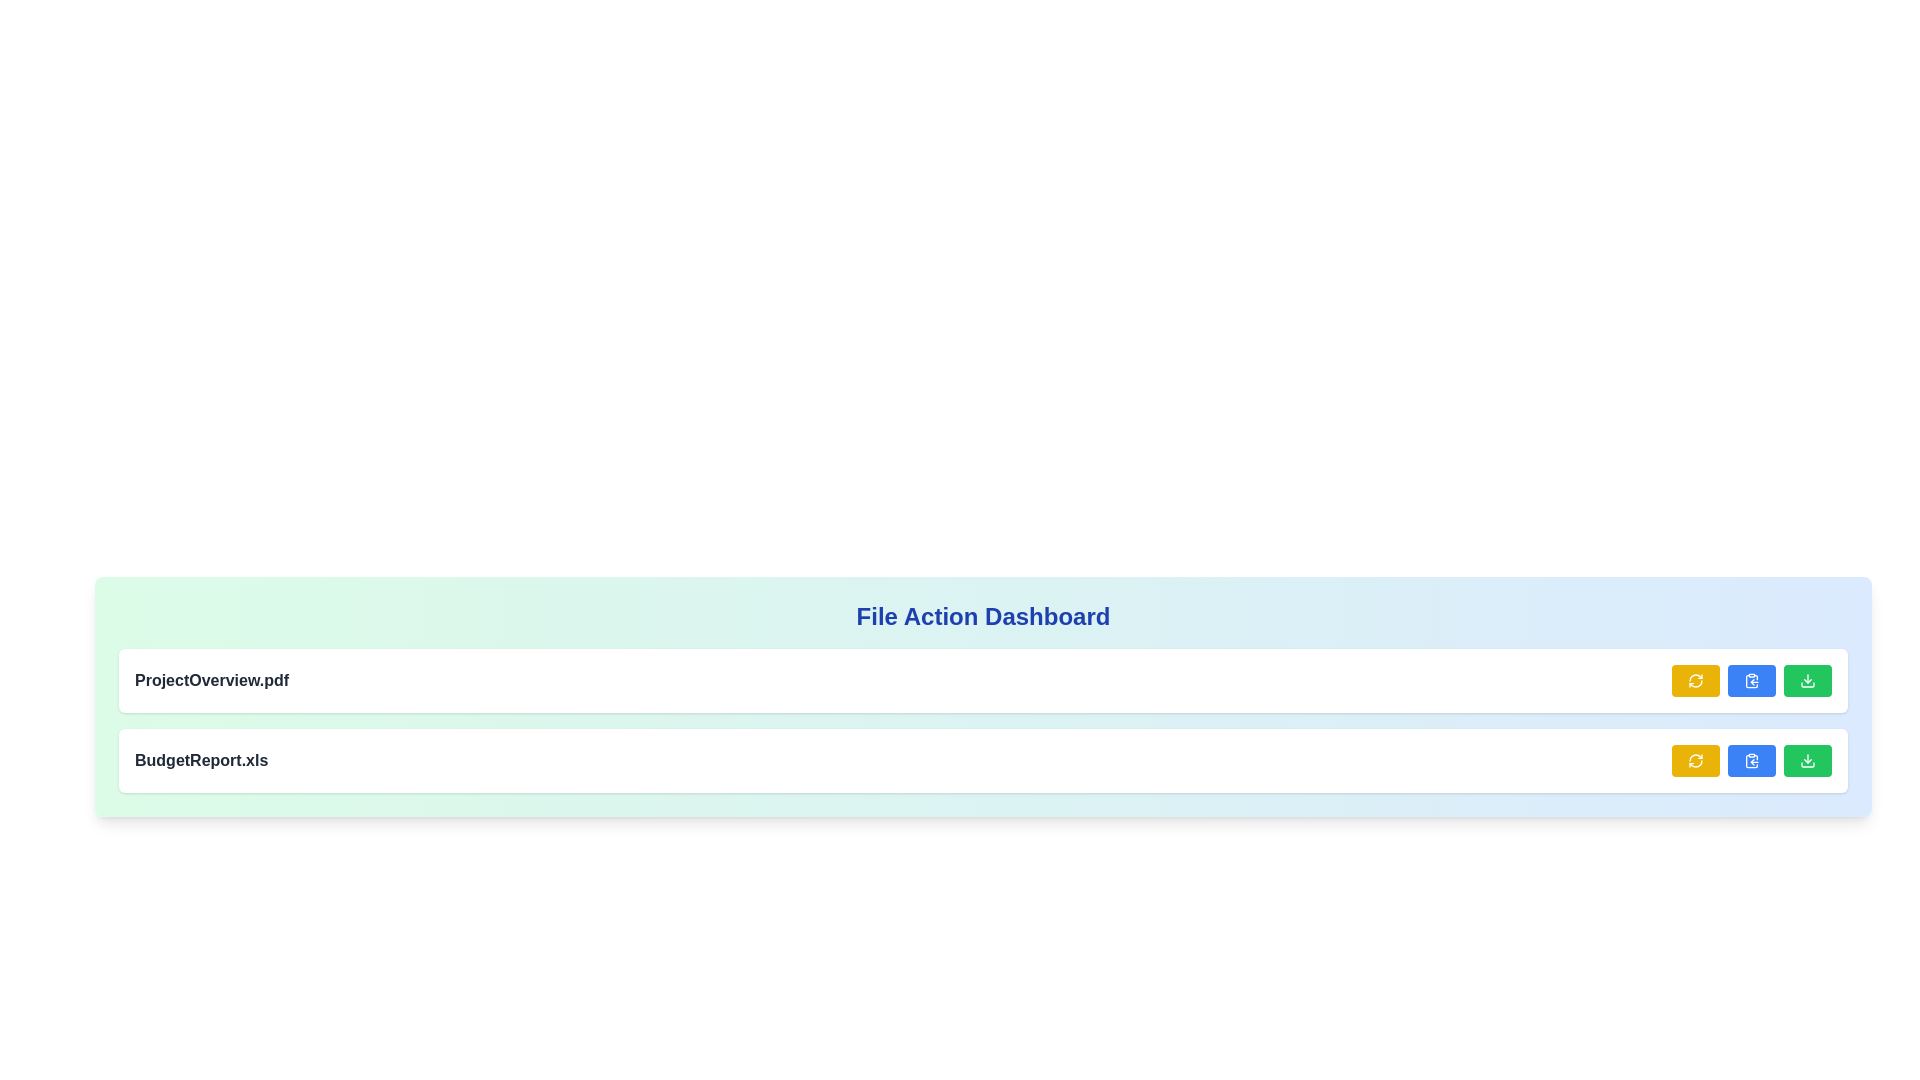  I want to click on the download SVG icon located within the green button at the far right of the second file entry row, so click(1808, 760).